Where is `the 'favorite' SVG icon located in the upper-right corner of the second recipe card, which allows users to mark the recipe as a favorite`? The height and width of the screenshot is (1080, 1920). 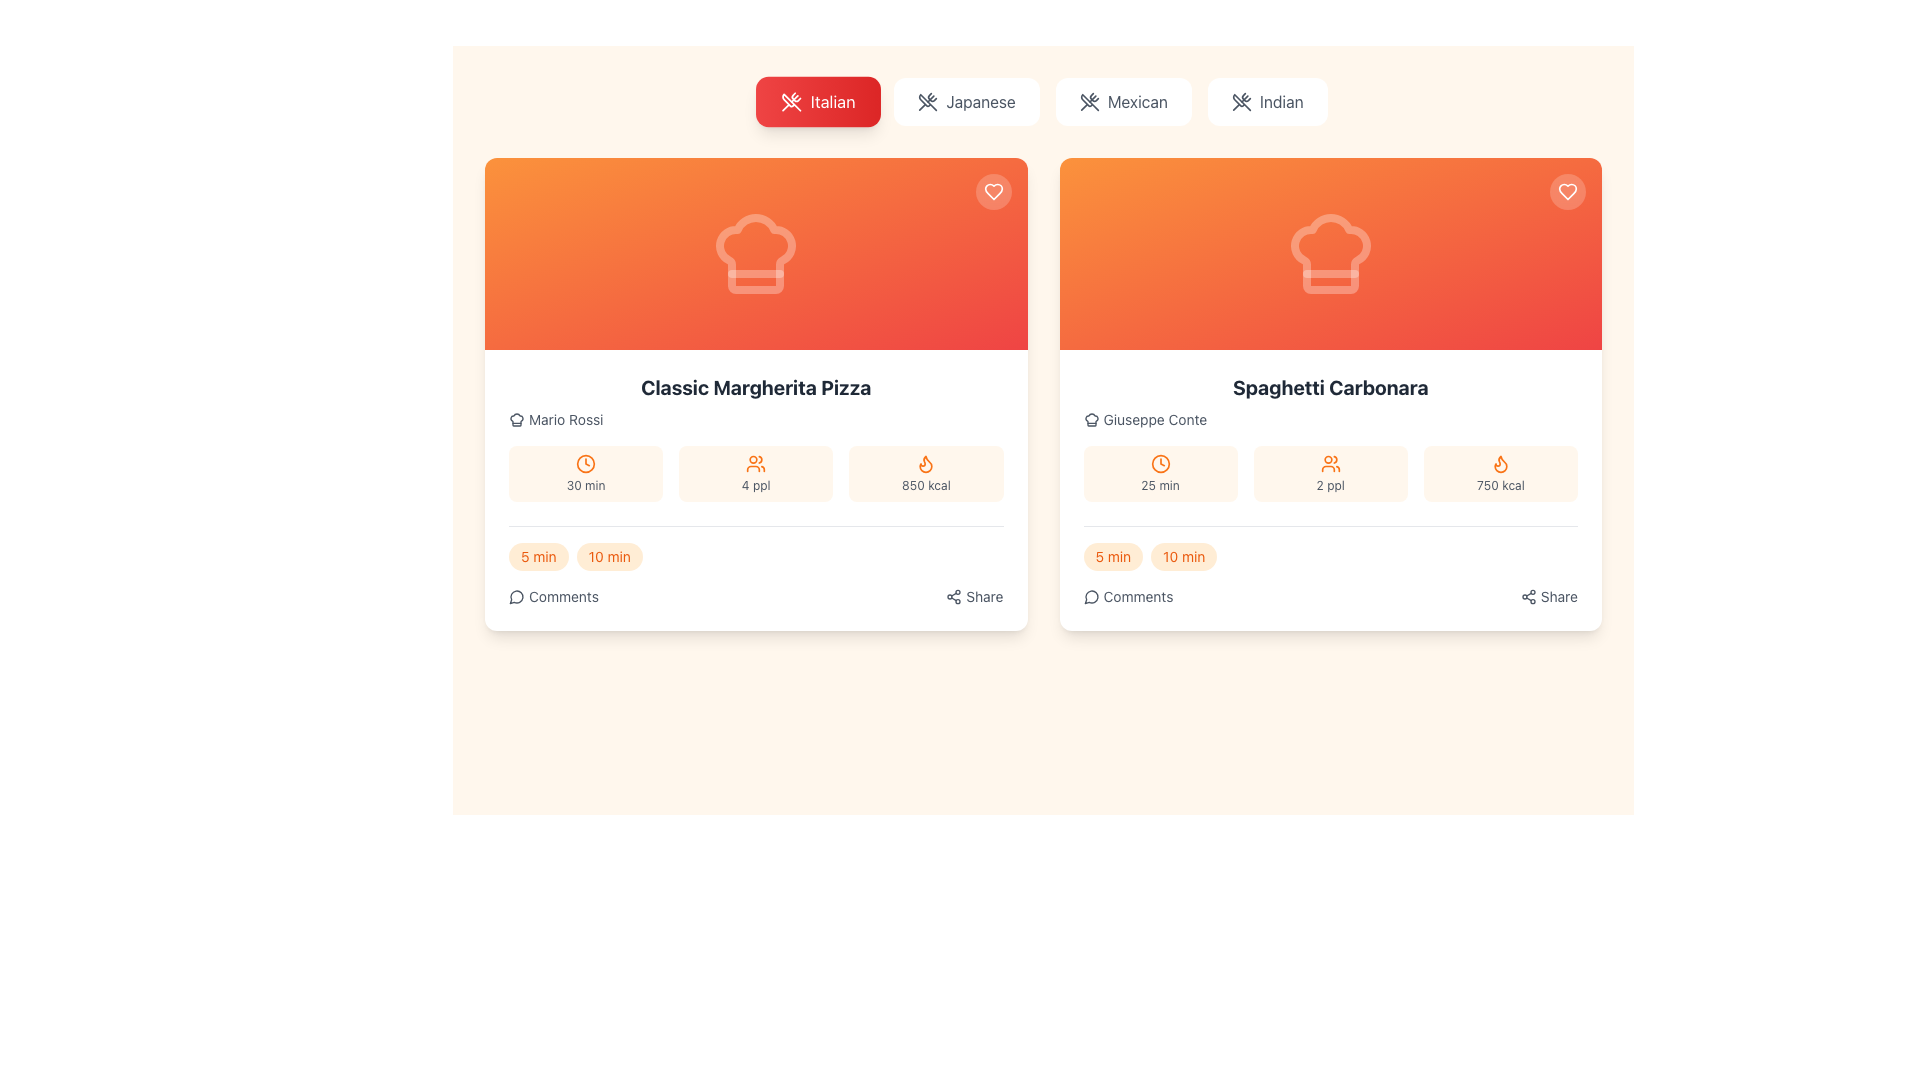
the 'favorite' SVG icon located in the upper-right corner of the second recipe card, which allows users to mark the recipe as a favorite is located at coordinates (993, 192).